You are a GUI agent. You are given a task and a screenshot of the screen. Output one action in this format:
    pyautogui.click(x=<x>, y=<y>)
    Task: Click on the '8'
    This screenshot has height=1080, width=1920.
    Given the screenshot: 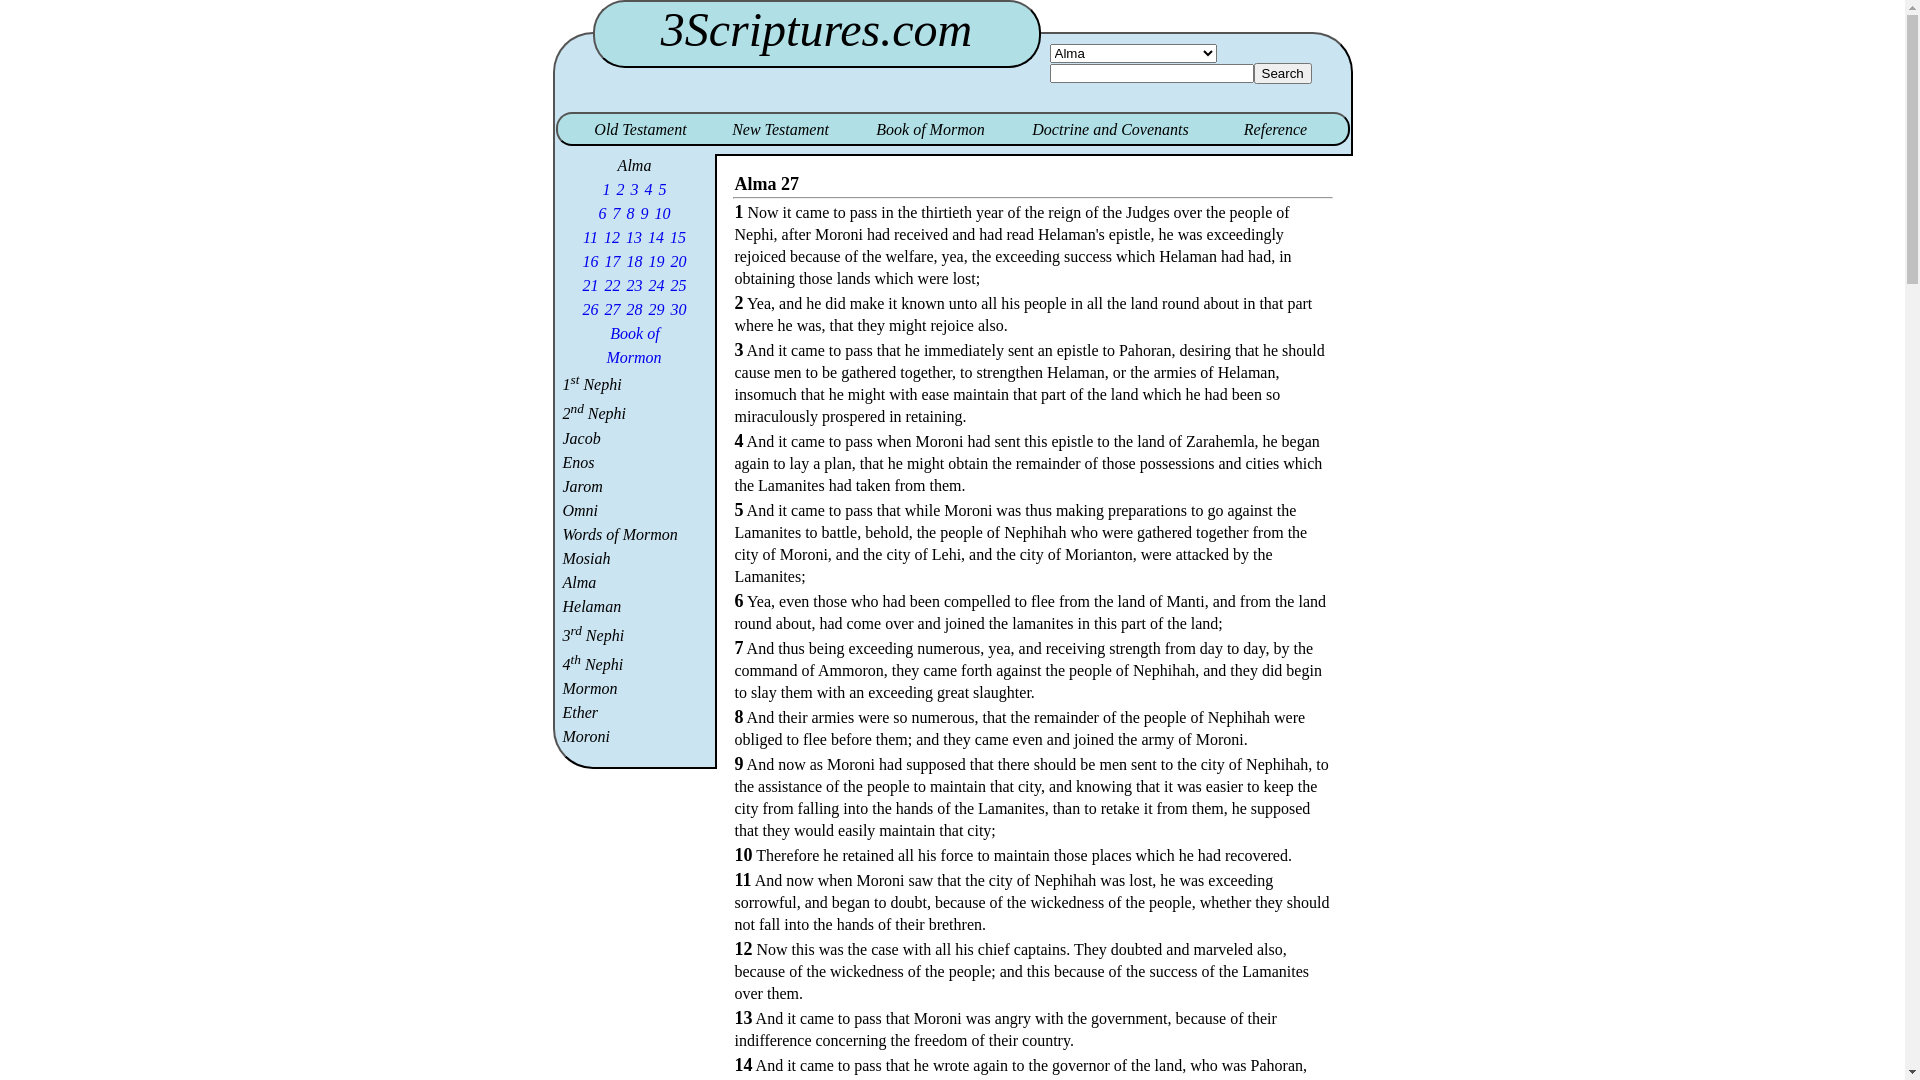 What is the action you would take?
    pyautogui.click(x=629, y=213)
    